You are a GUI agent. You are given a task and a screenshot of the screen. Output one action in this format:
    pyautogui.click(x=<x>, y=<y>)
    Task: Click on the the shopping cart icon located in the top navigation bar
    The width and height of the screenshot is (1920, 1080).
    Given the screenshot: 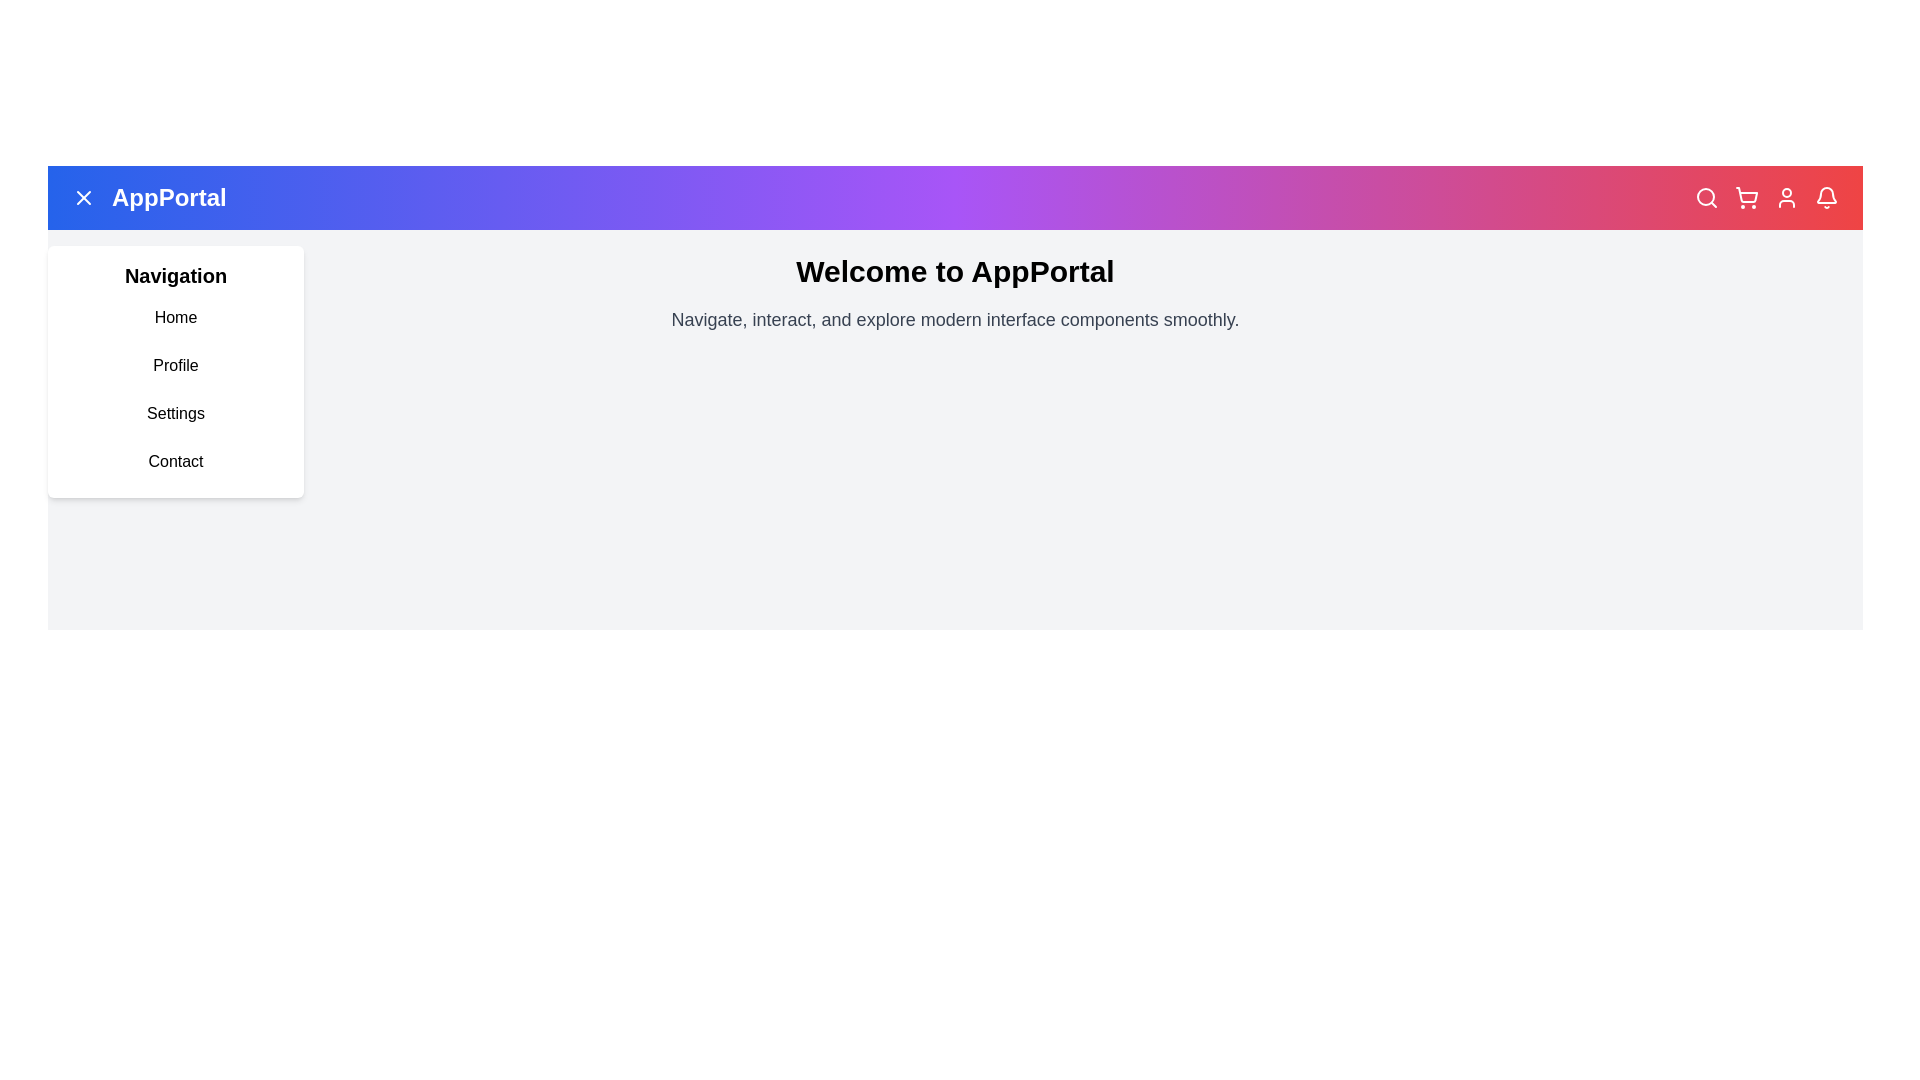 What is the action you would take?
    pyautogui.click(x=1746, y=195)
    